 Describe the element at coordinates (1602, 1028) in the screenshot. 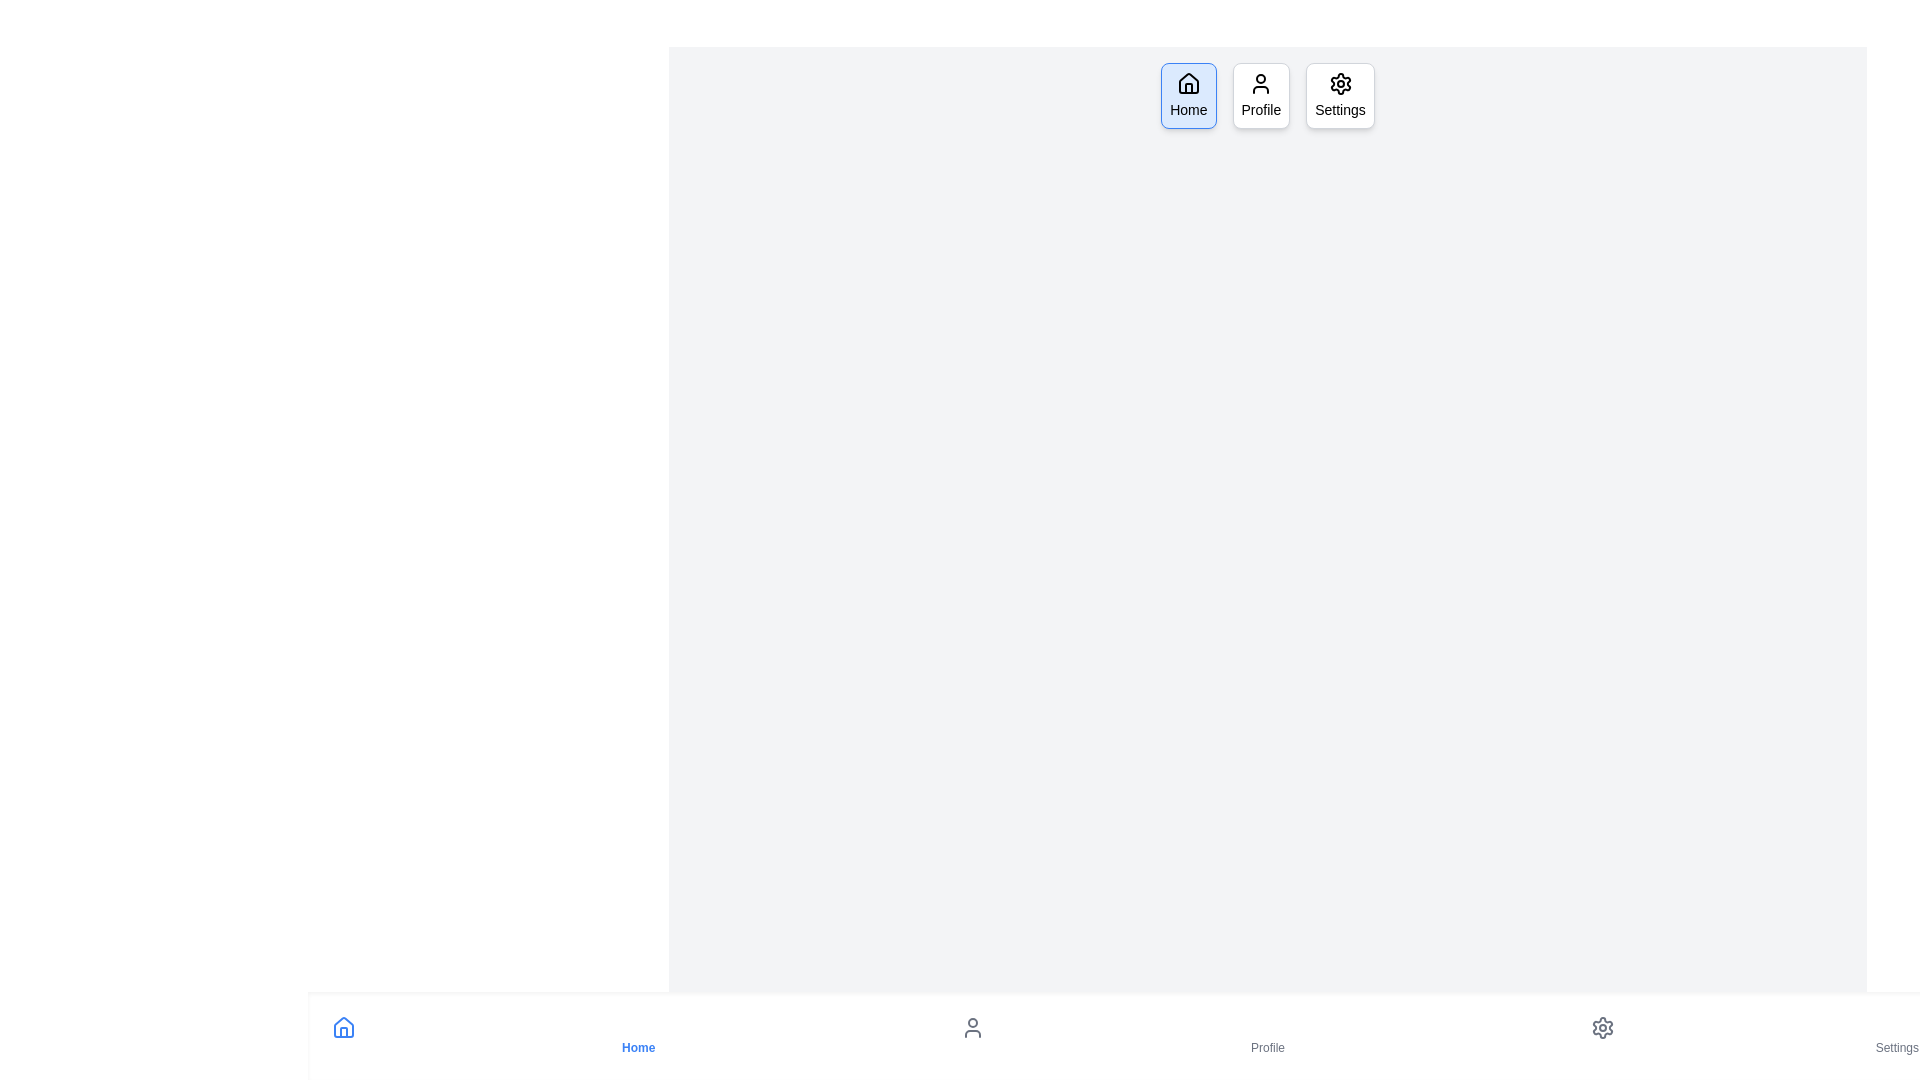

I see `the sophisticated gear icon located at the bottom-right of the interface` at that location.